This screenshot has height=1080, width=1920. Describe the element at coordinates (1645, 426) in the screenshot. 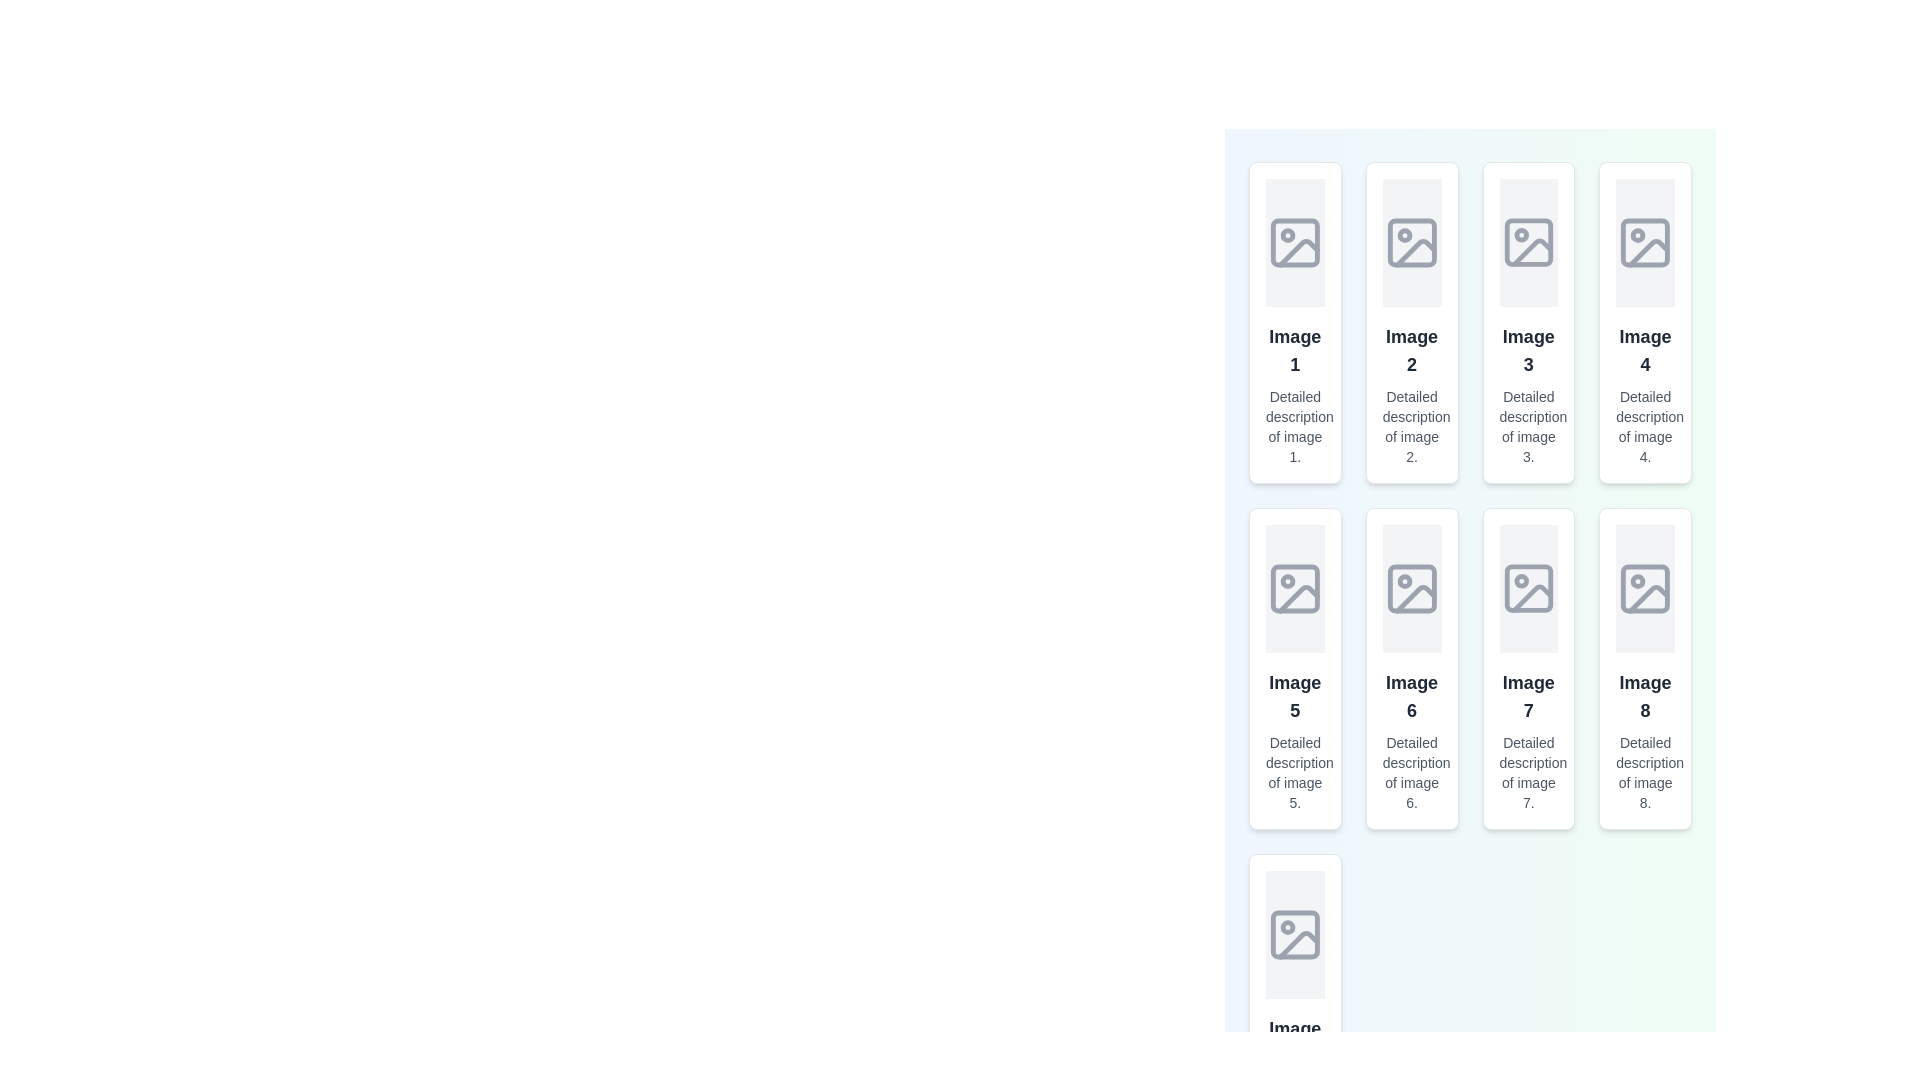

I see `the text element that provides a detailed description for 'Image 4', located in the fourth column of the grid layout, below the bold title text labeled 'Image 4'` at that location.